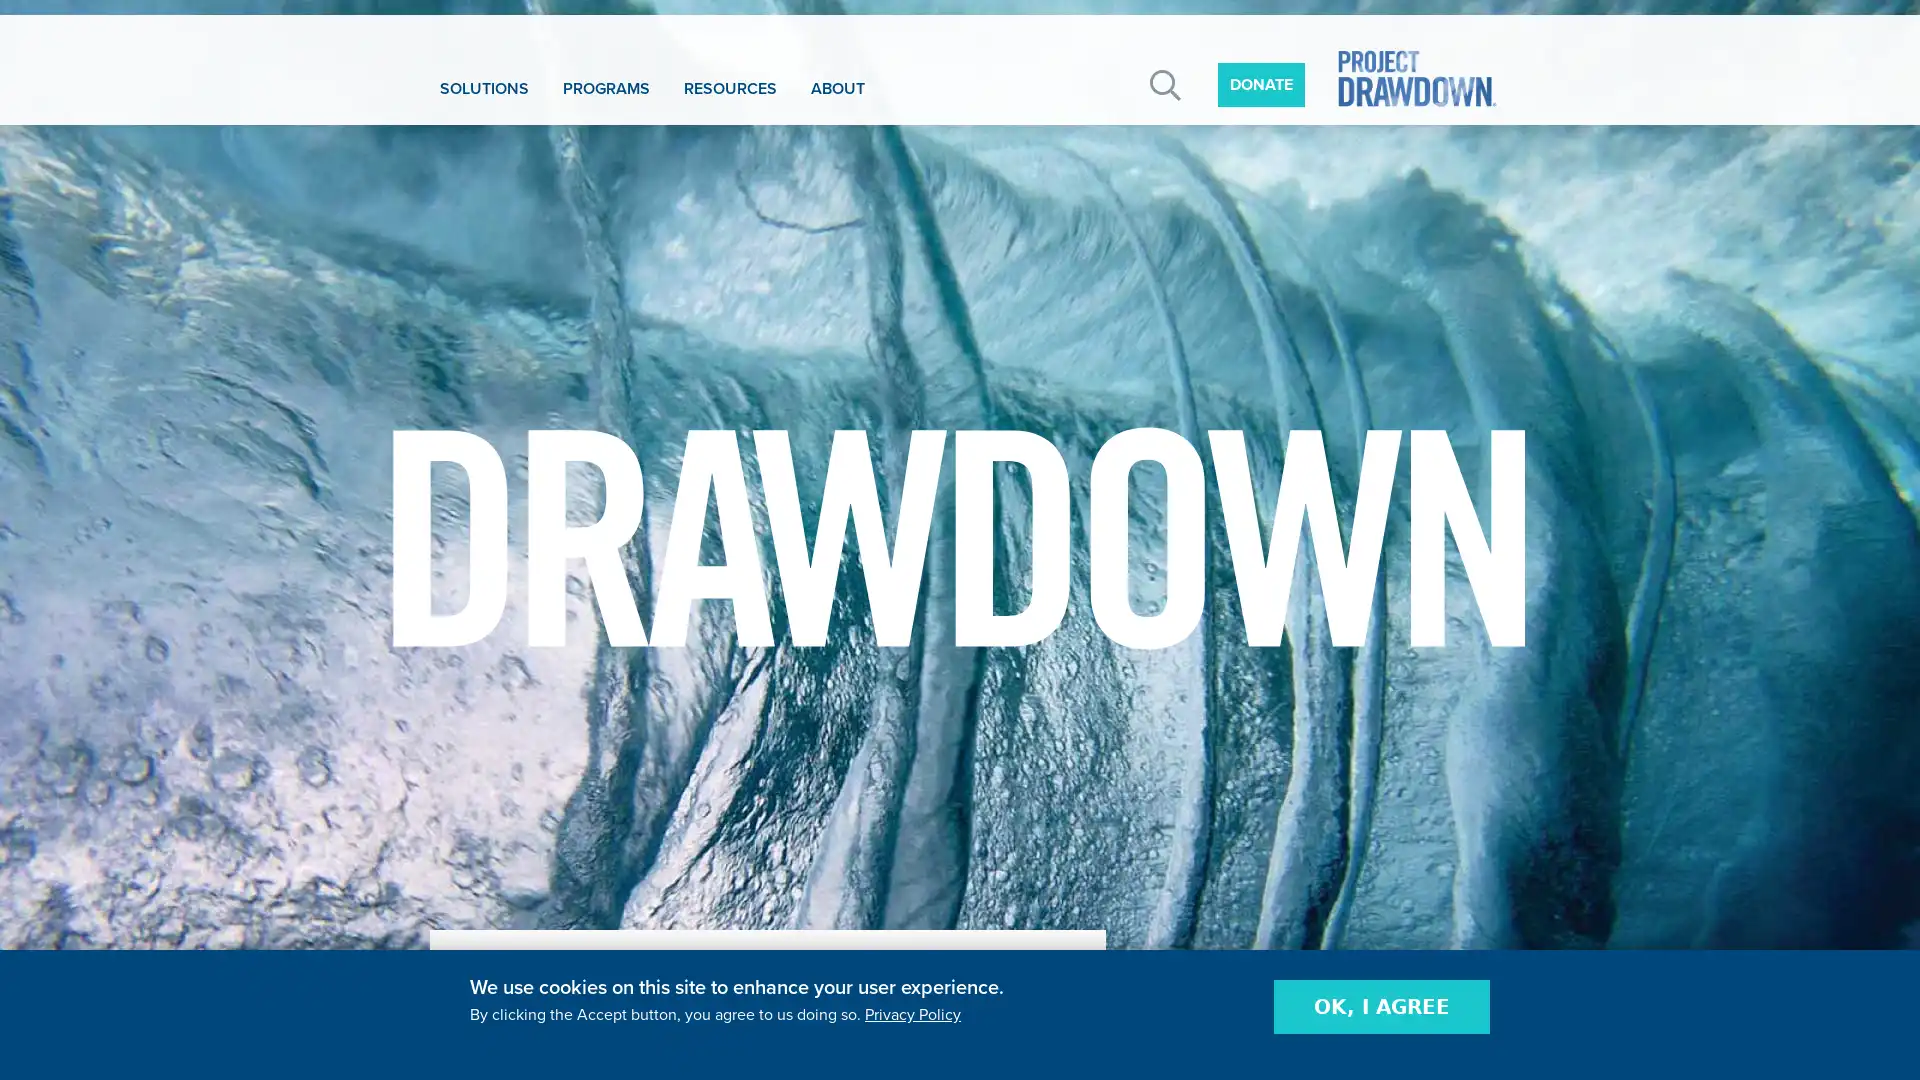  Describe the element at coordinates (1359, 195) in the screenshot. I see `Search Full Site` at that location.